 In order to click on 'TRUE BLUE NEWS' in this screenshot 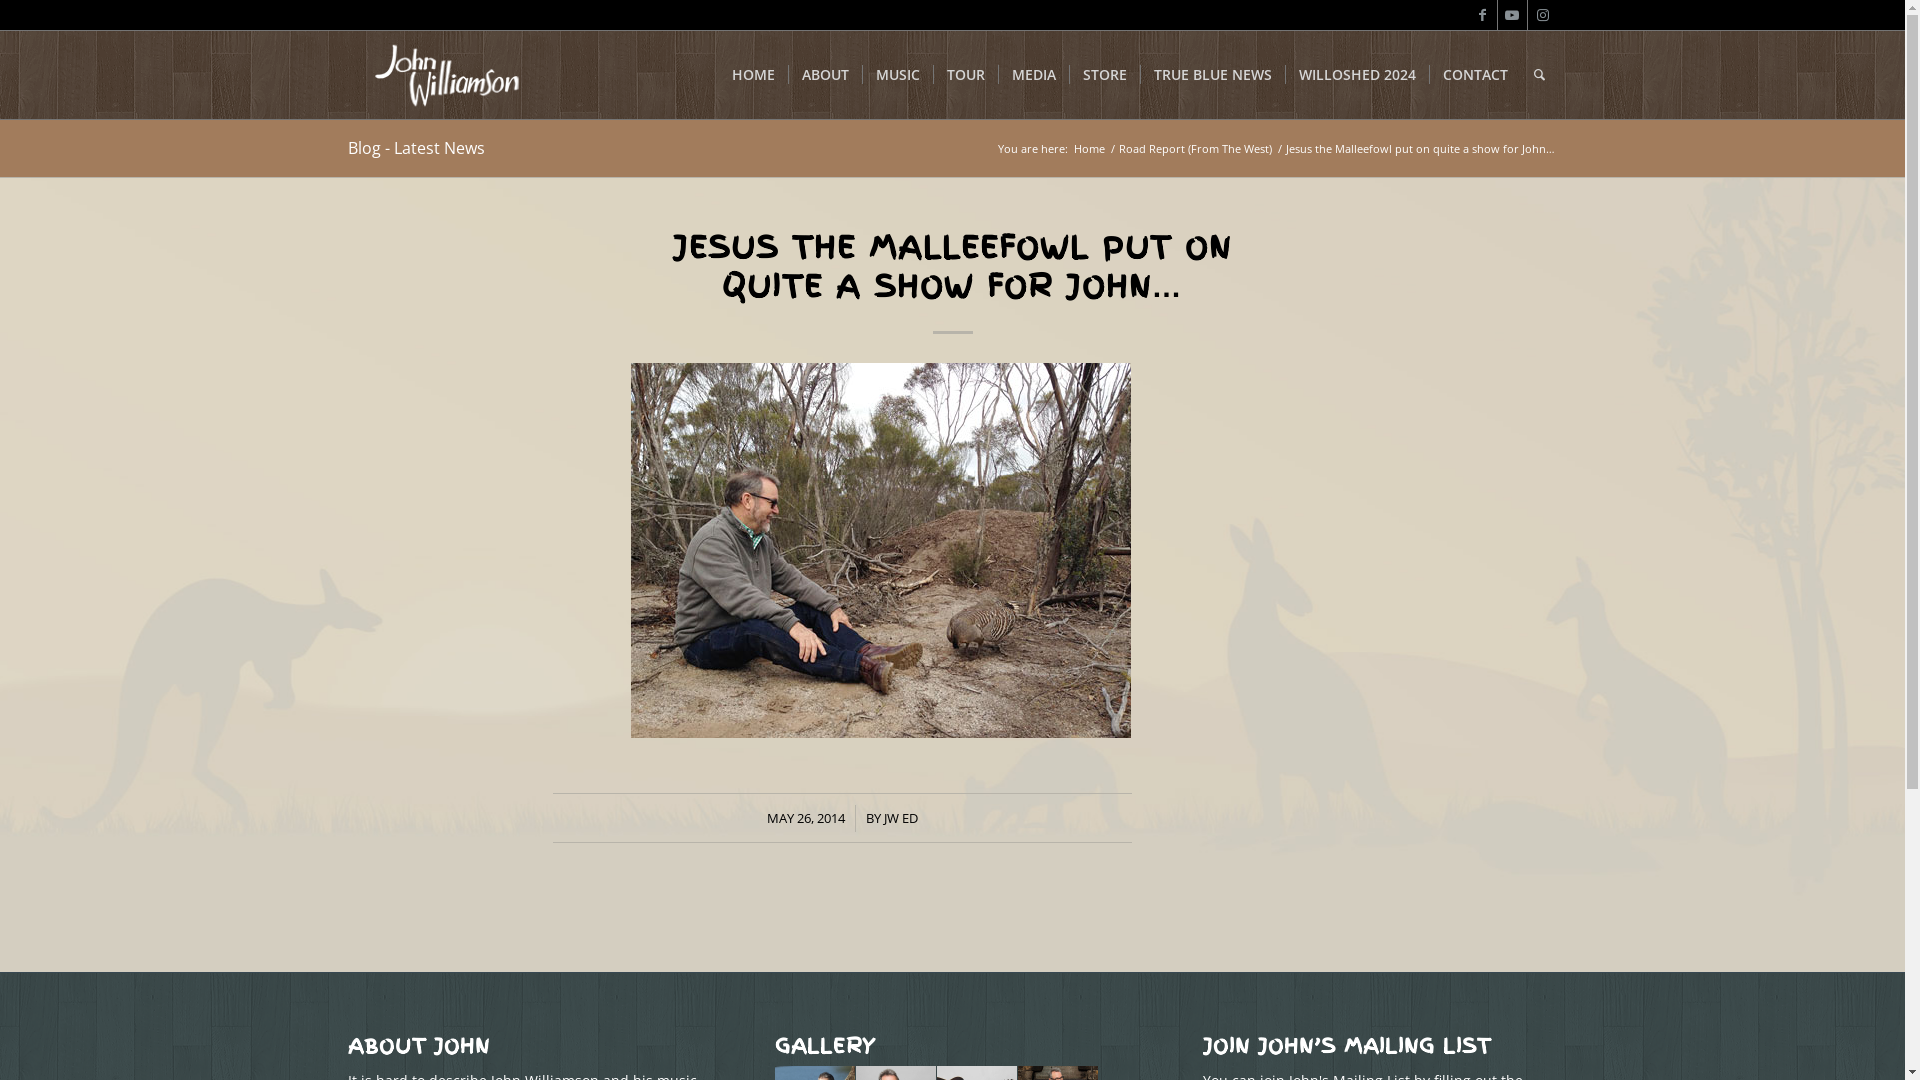, I will do `click(1140, 73)`.